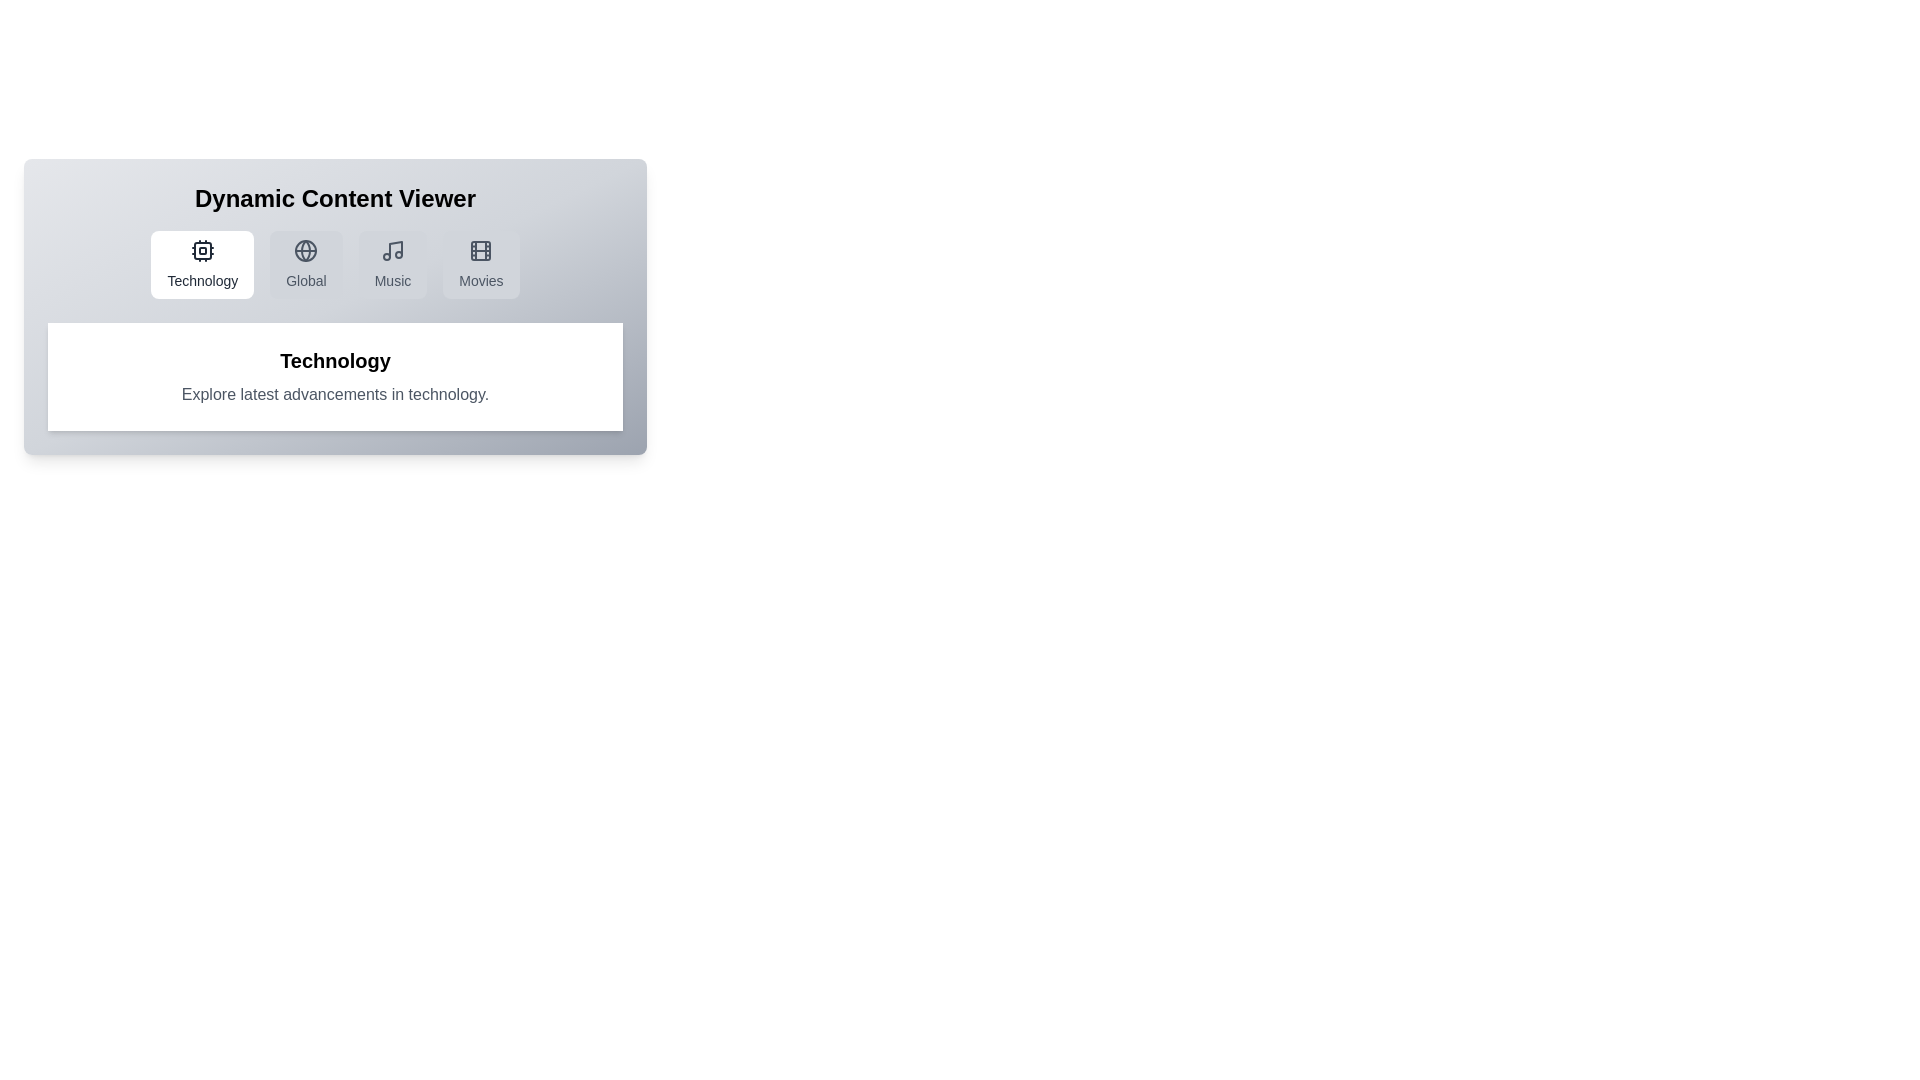 Image resolution: width=1920 pixels, height=1080 pixels. Describe the element at coordinates (305, 264) in the screenshot. I see `the Global tab to display its content` at that location.